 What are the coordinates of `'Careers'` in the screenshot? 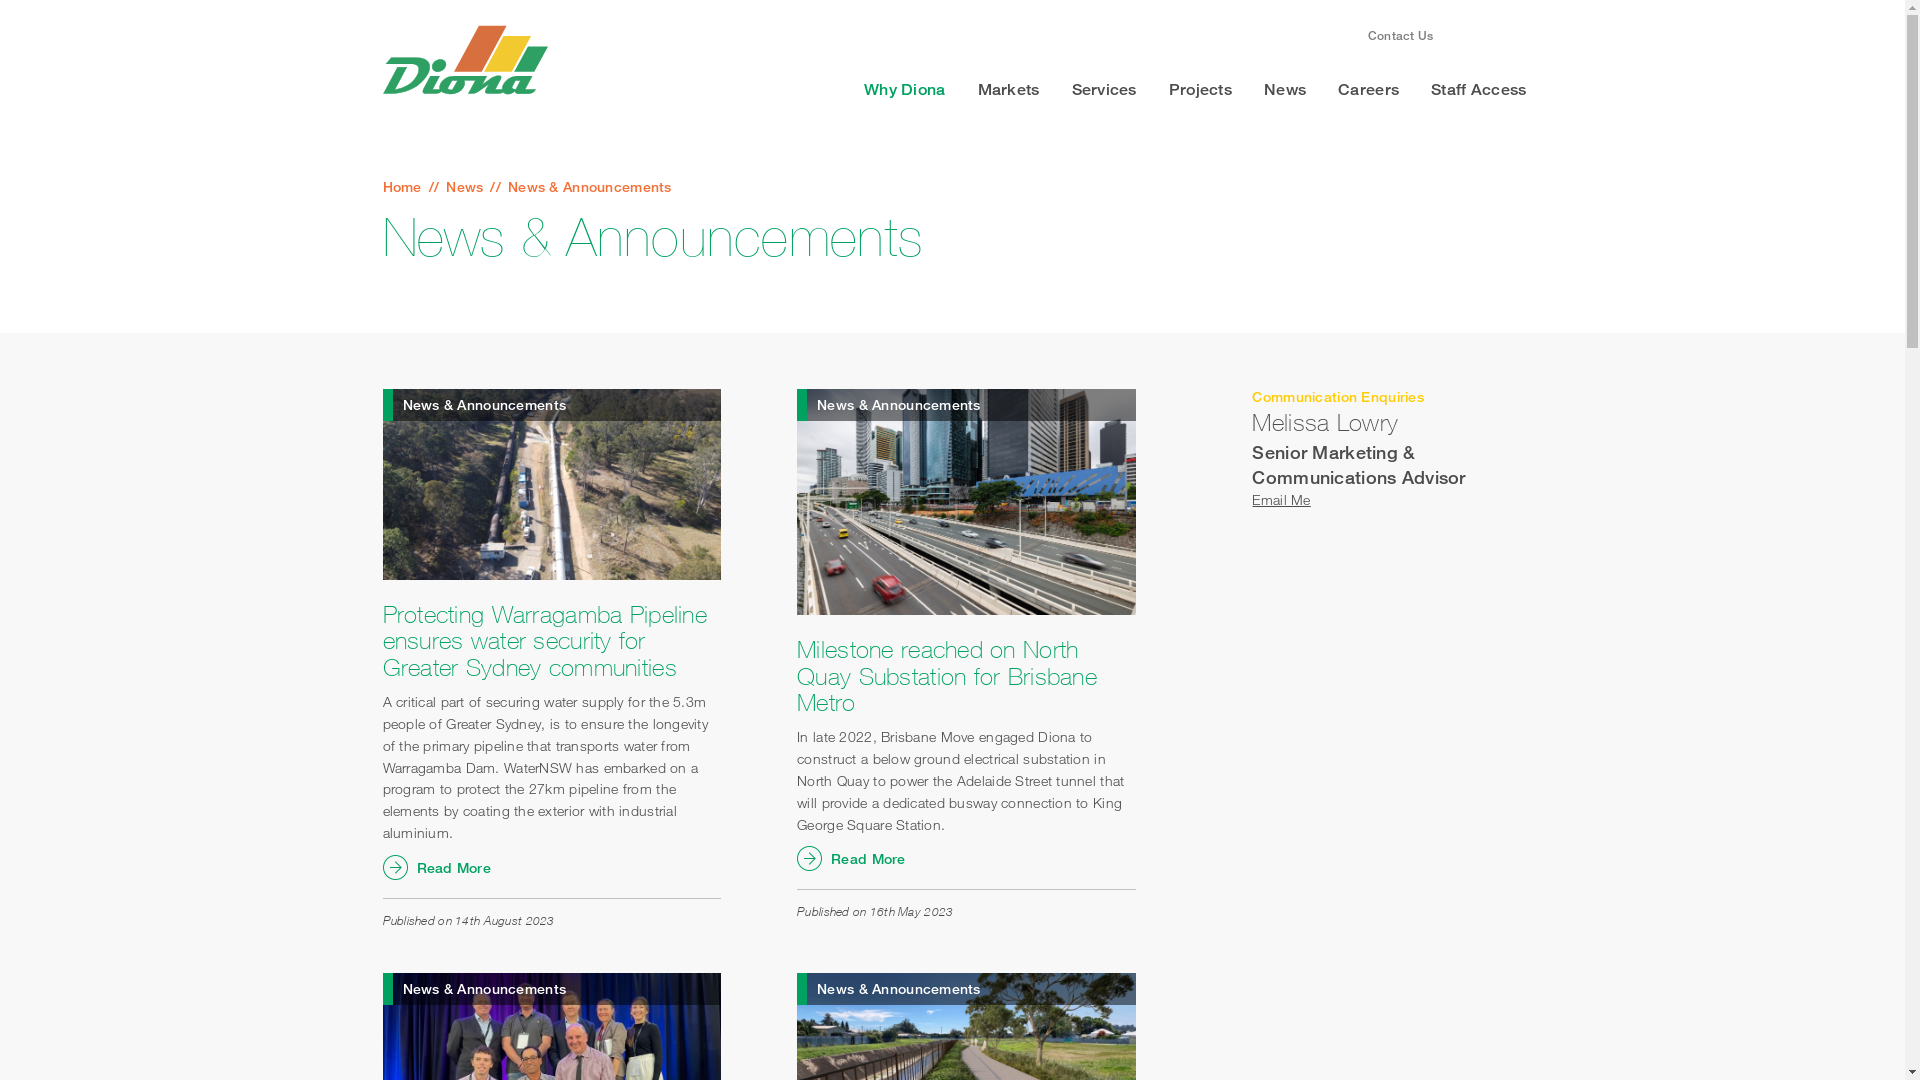 It's located at (1367, 88).